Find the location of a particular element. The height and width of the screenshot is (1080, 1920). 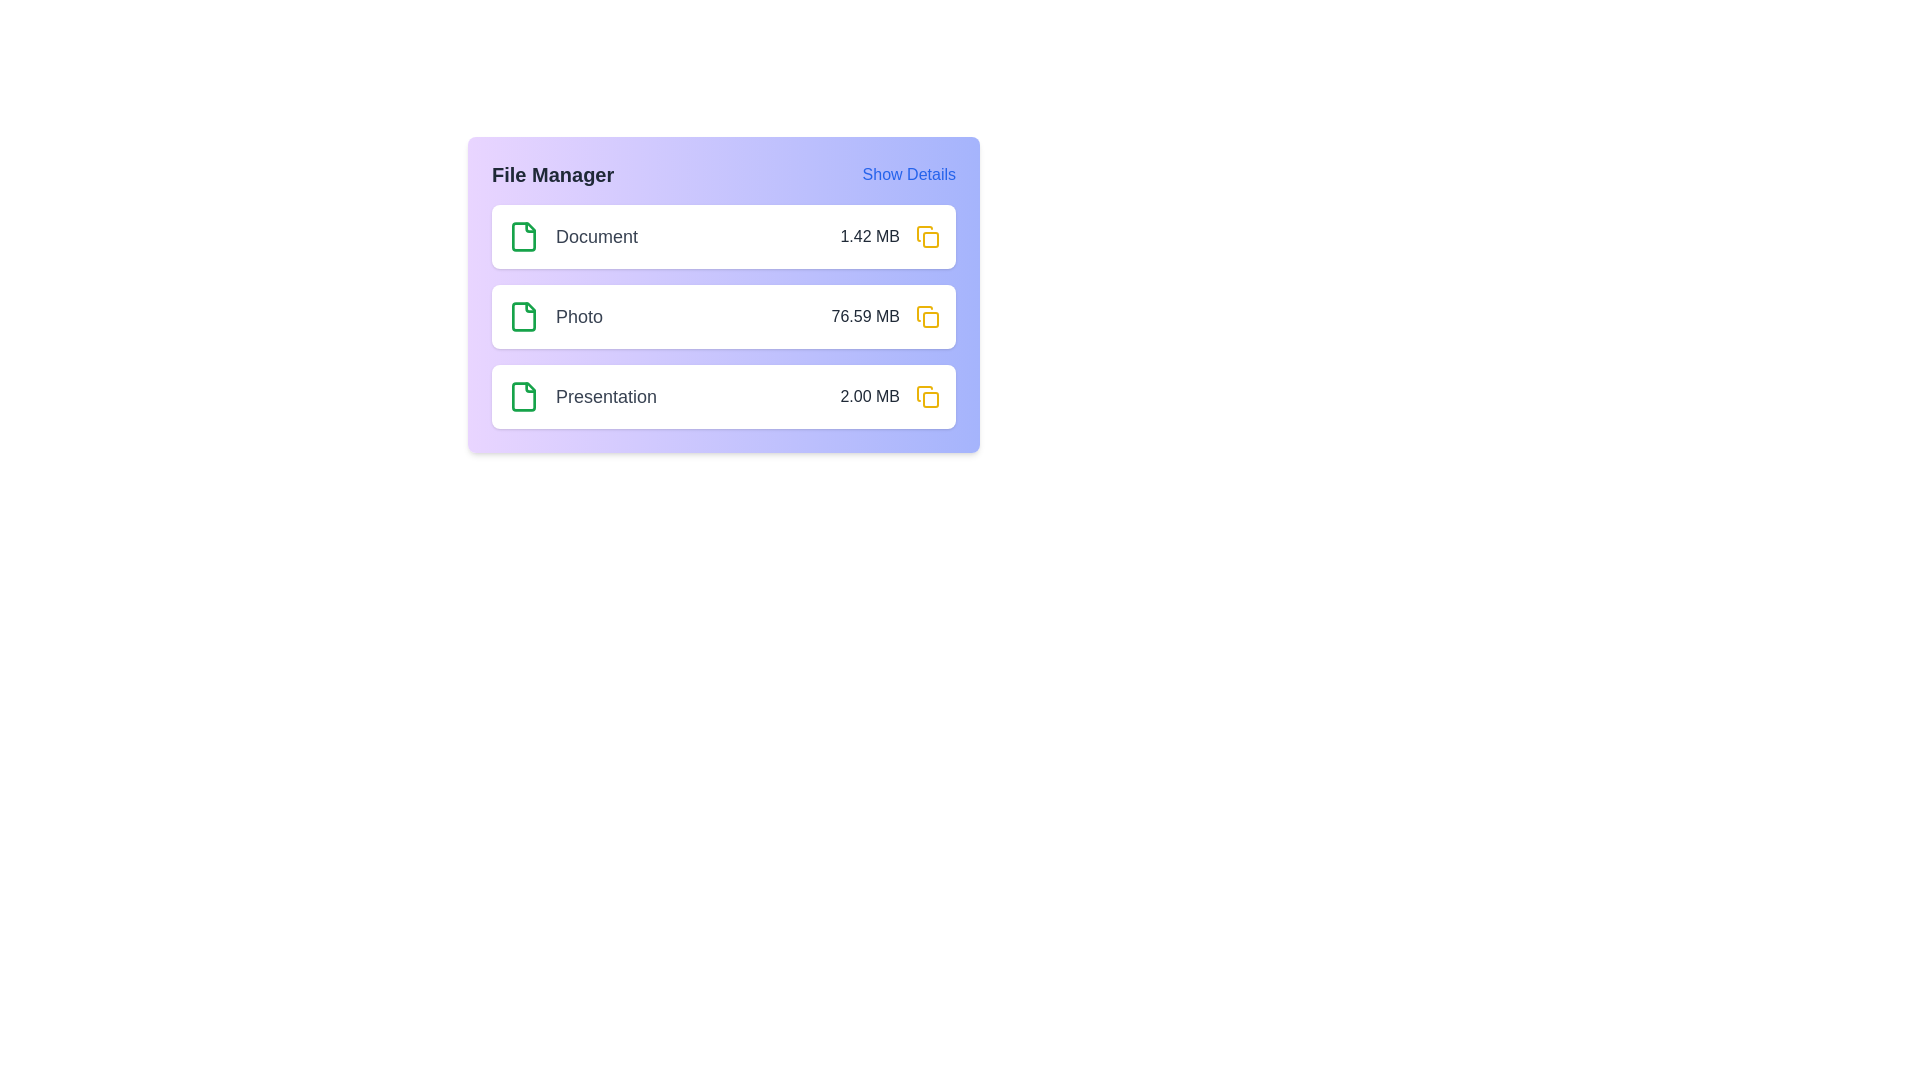

the third file entry in the 'File Manager' section representing the 'Presentation' file, located below 'Document' and 'Photo' is located at coordinates (723, 397).